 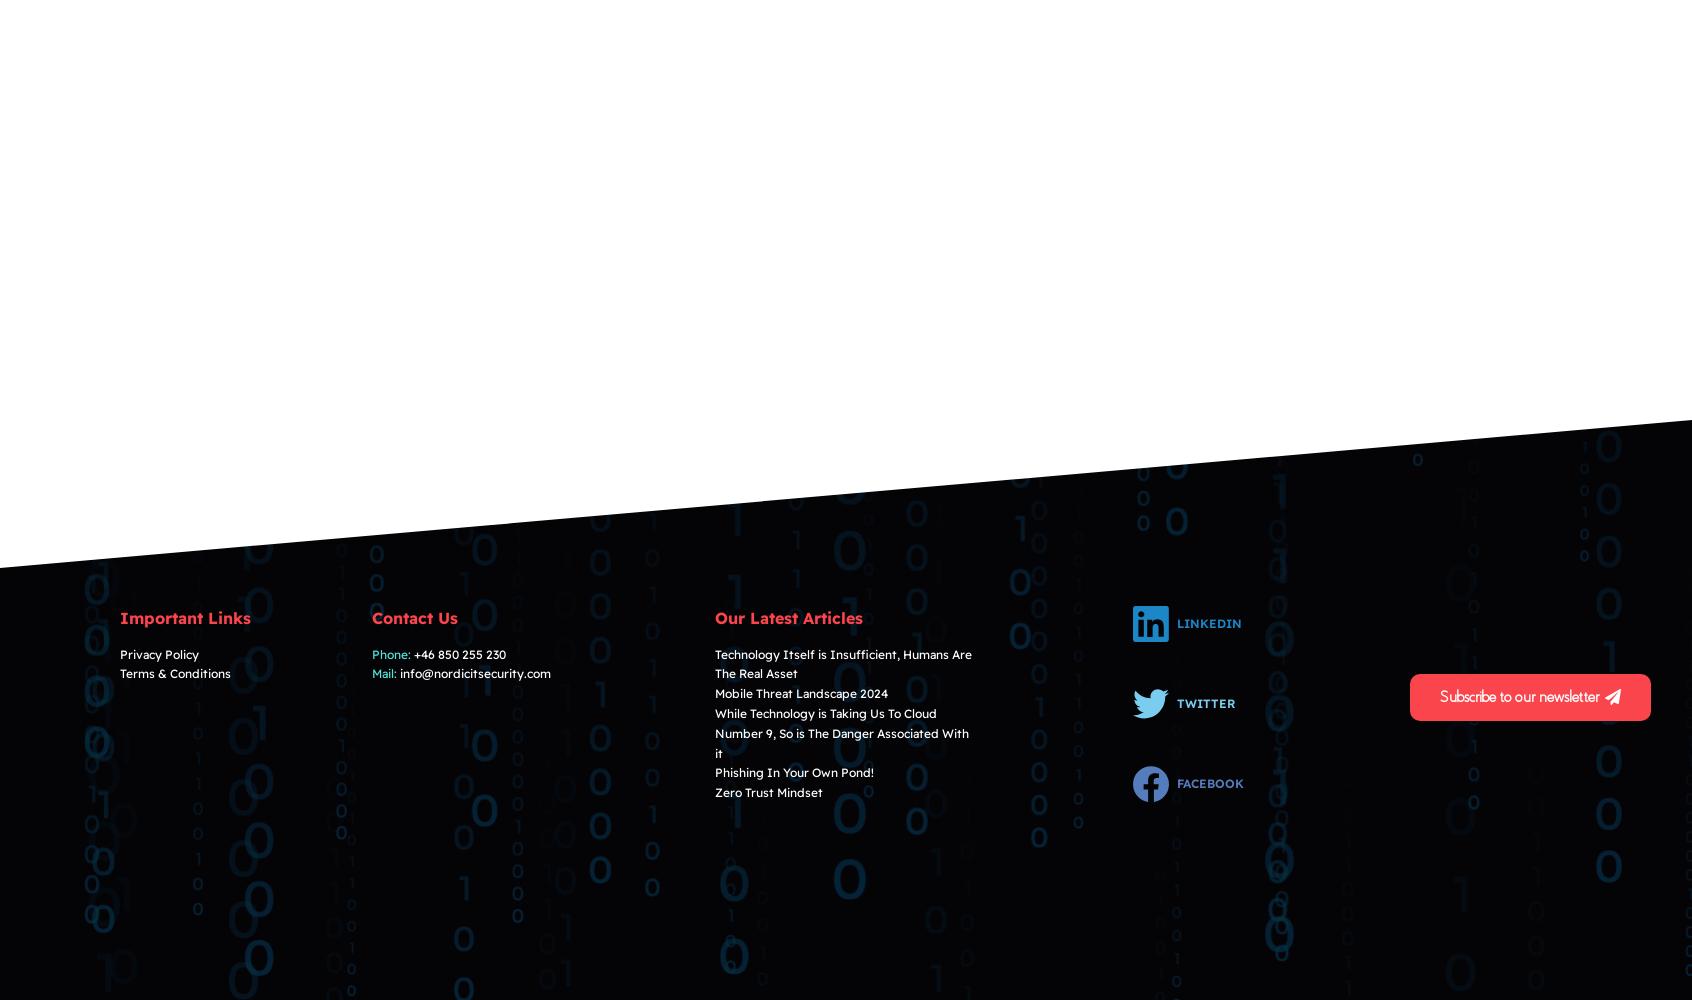 What do you see at coordinates (713, 692) in the screenshot?
I see `'Mobile Threat Landscape 2024'` at bounding box center [713, 692].